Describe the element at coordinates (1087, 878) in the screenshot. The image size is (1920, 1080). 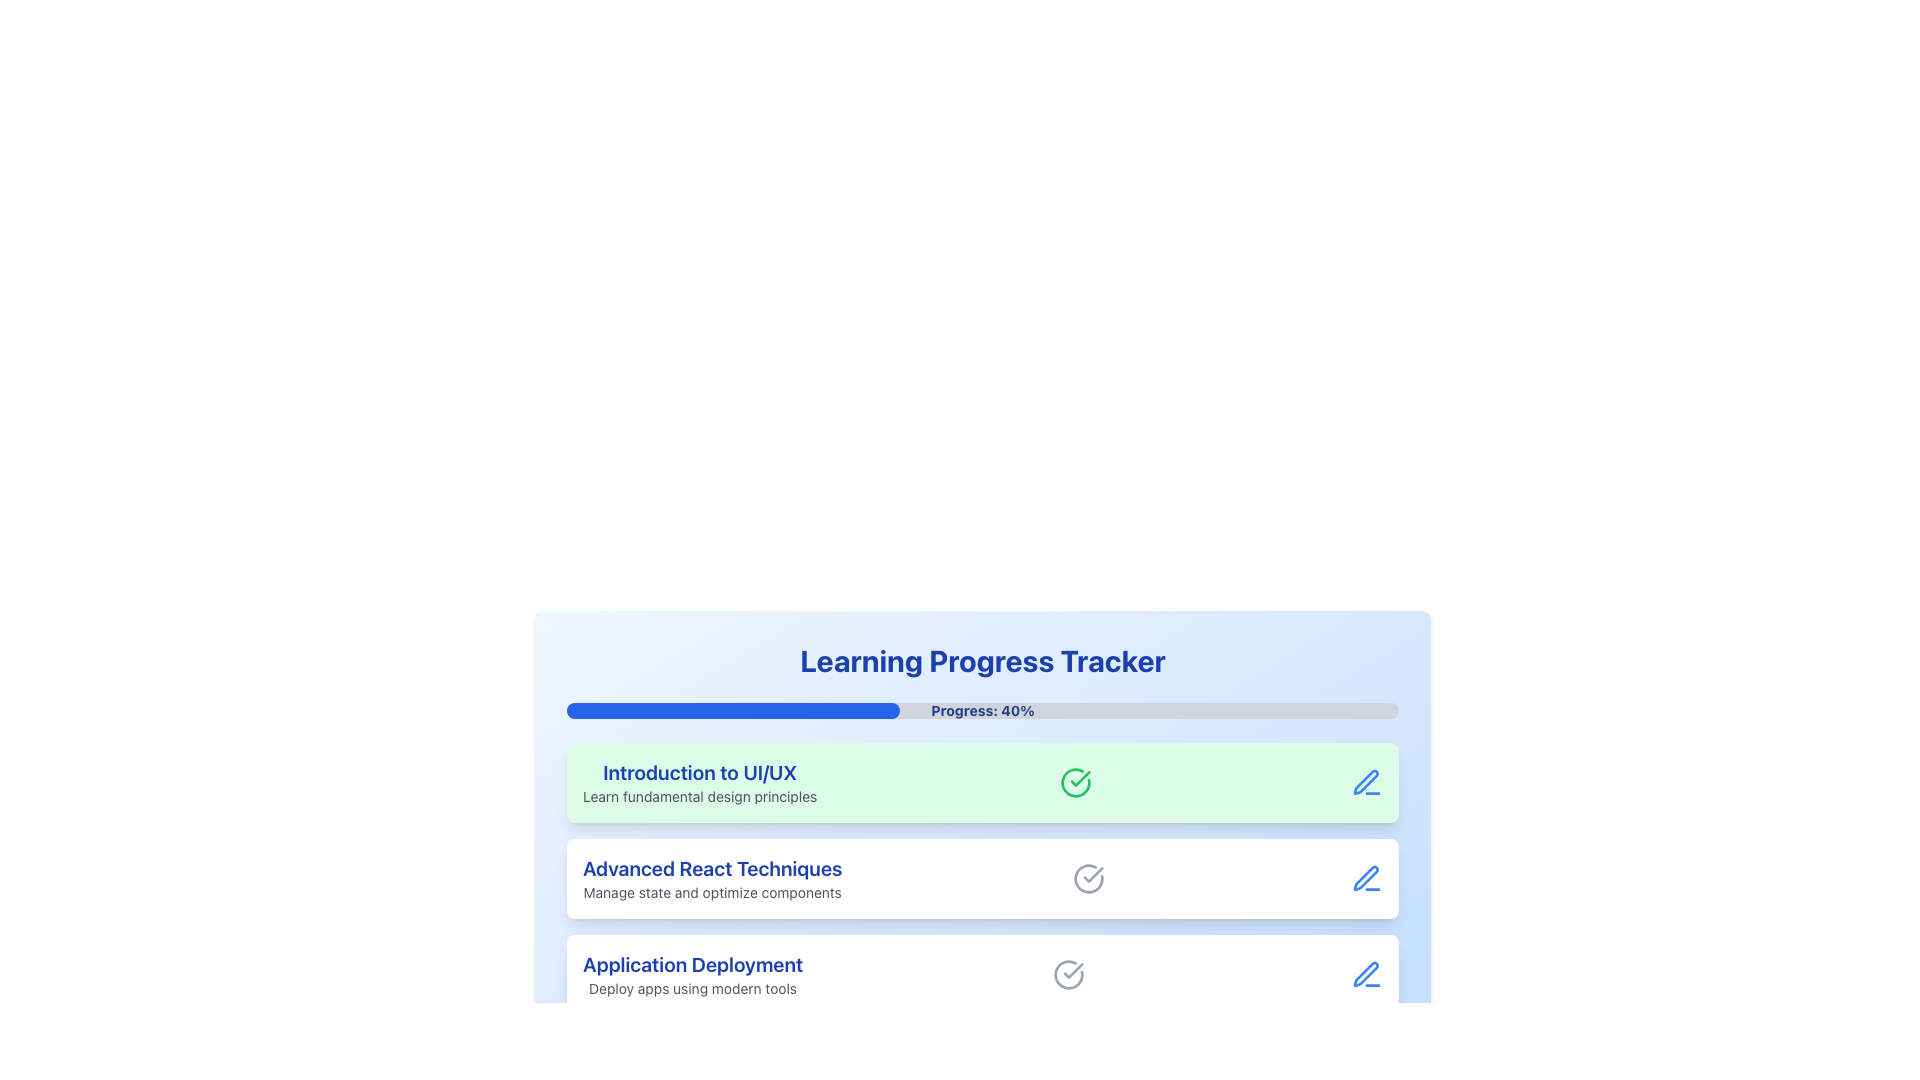
I see `the circular icon with a checkmark located to the right of the text 'Advanced React Techniques'` at that location.